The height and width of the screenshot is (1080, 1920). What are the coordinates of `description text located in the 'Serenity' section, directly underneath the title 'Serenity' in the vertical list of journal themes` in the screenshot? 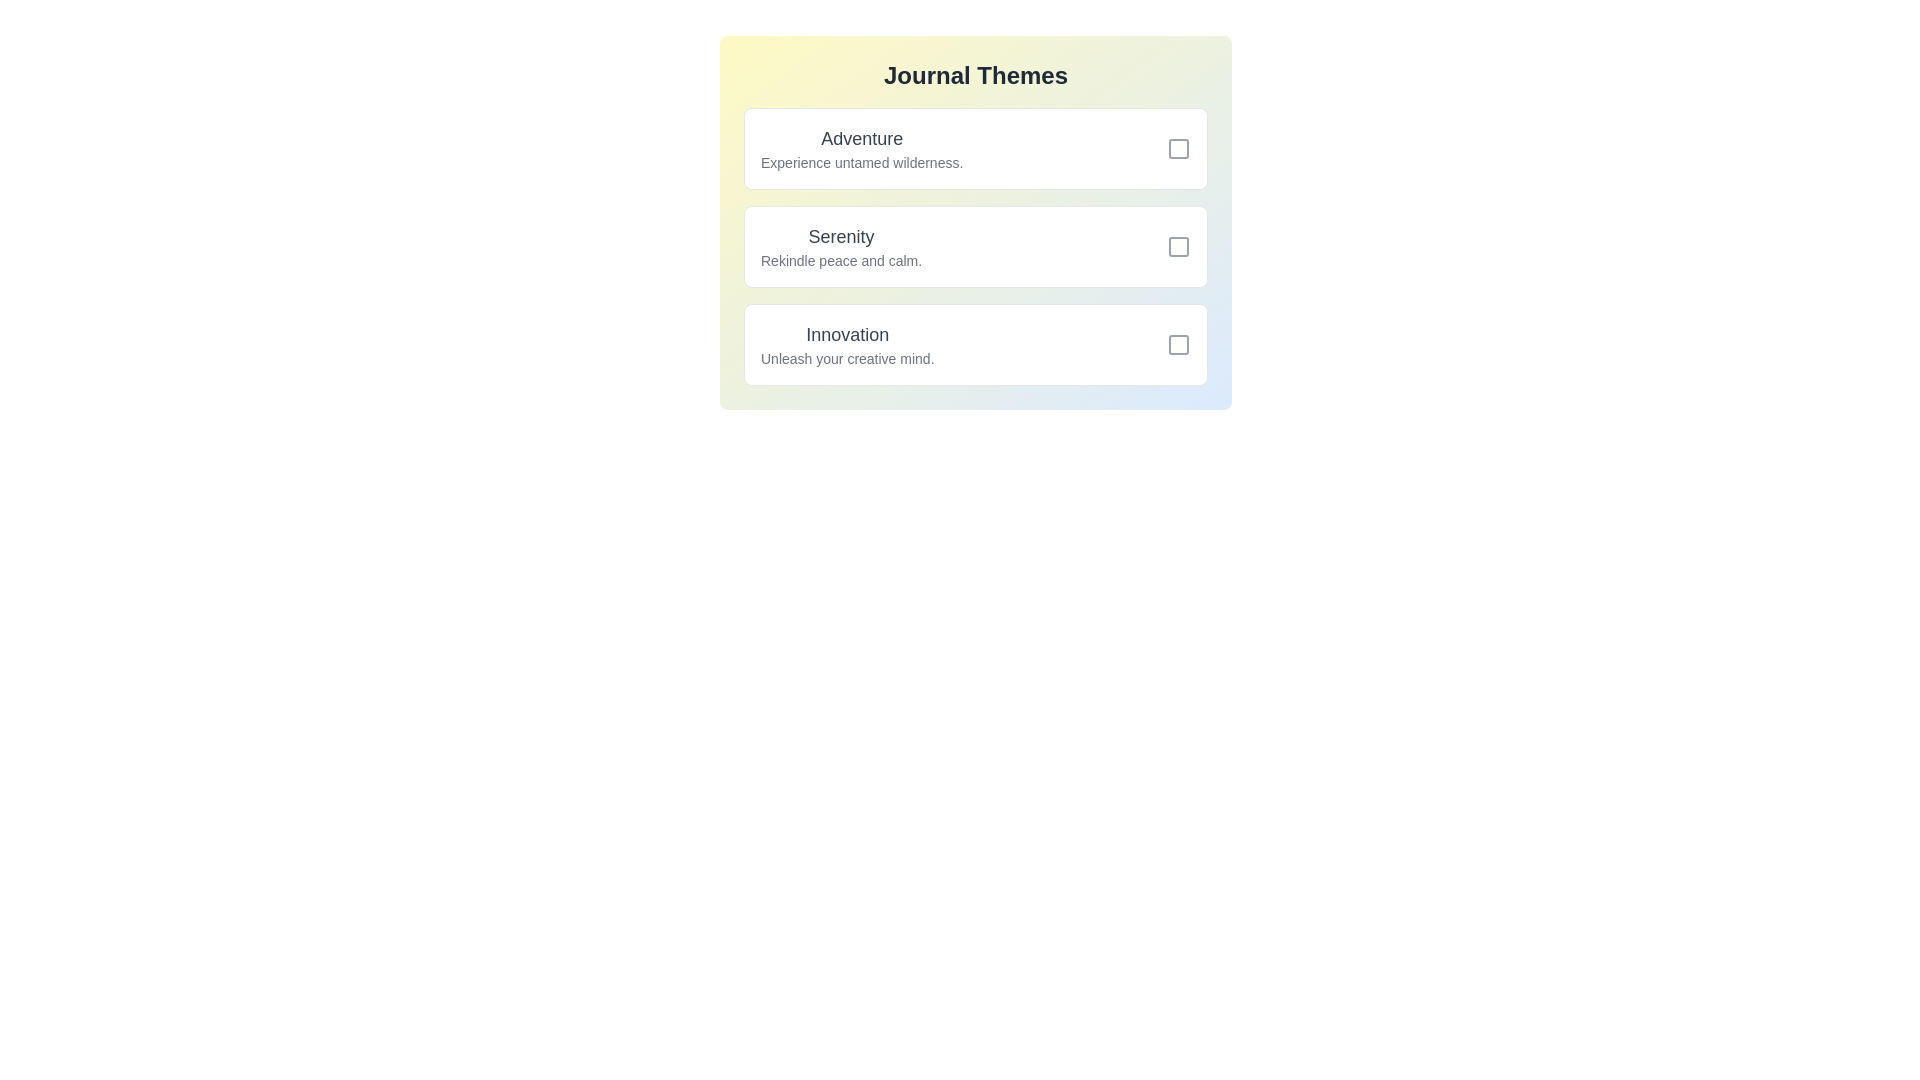 It's located at (841, 260).